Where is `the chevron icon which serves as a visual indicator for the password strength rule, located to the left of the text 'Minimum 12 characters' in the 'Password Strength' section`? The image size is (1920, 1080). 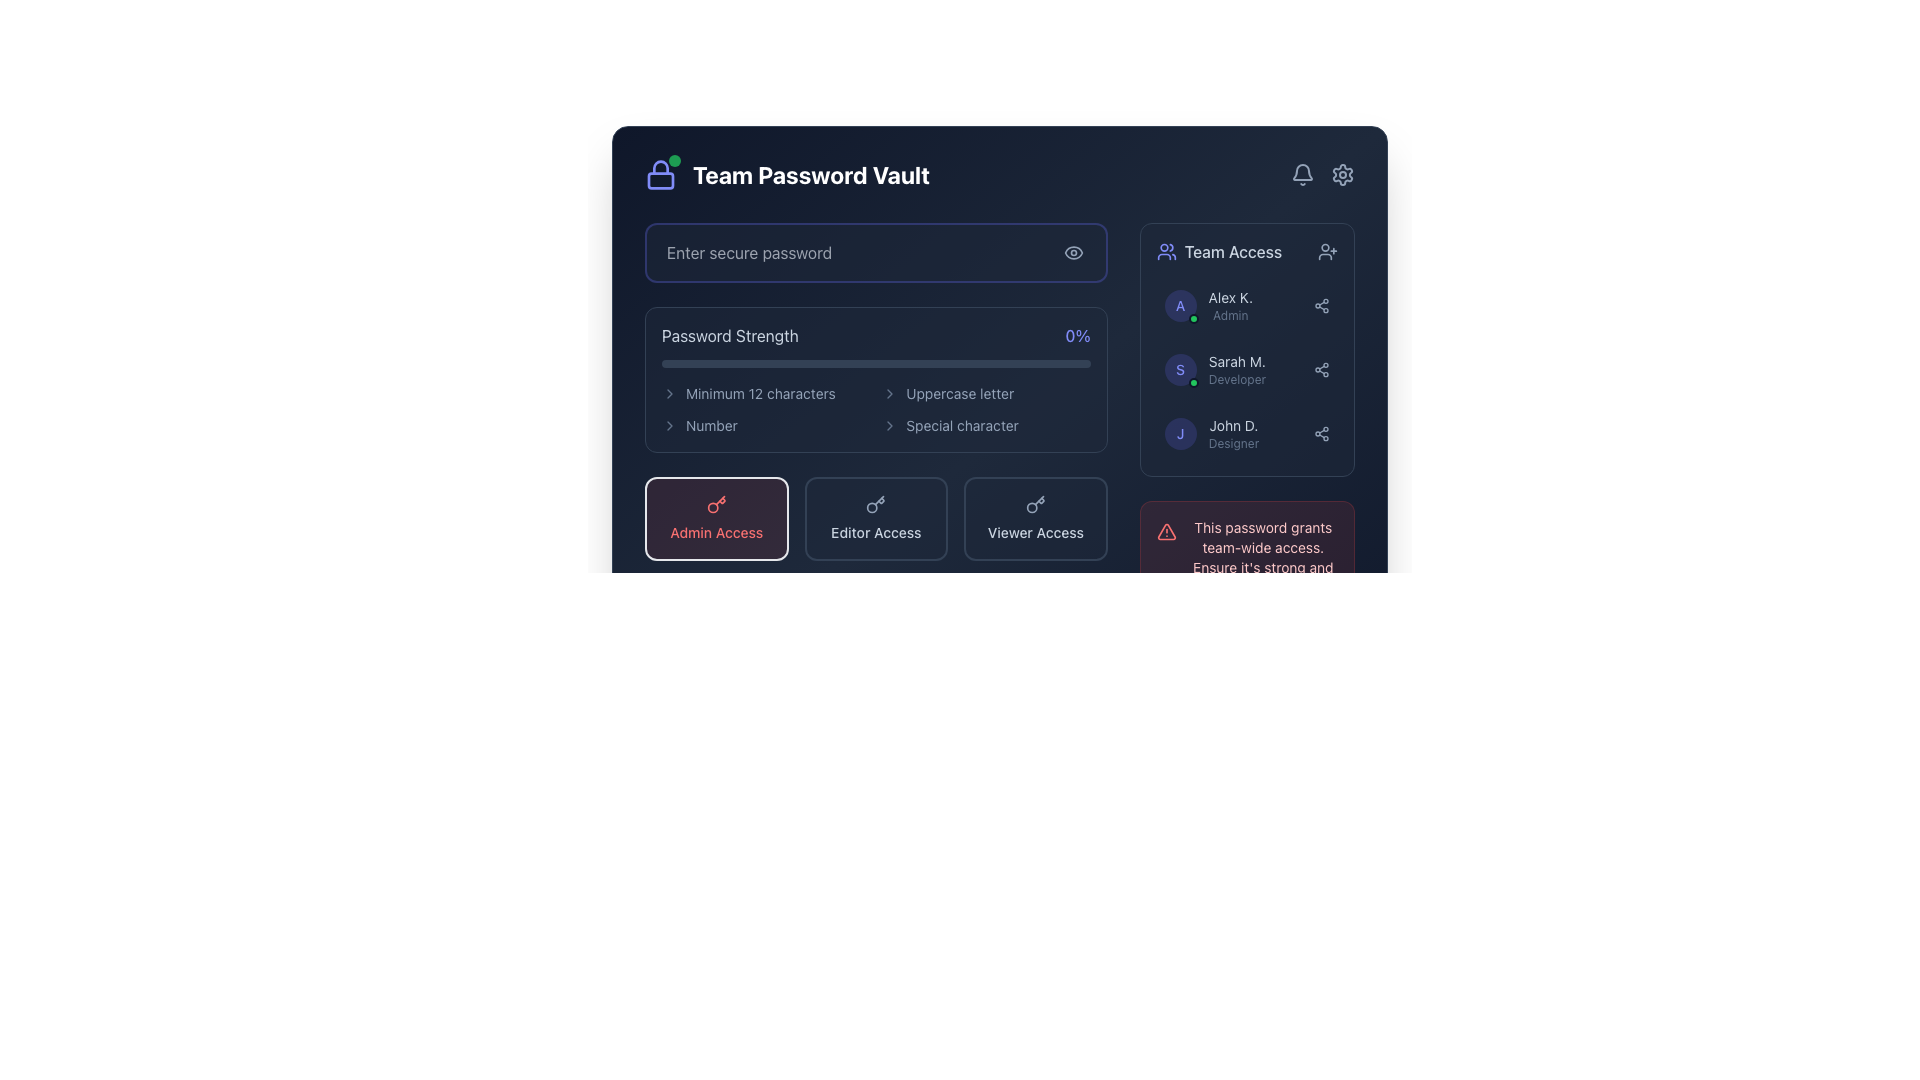
the chevron icon which serves as a visual indicator for the password strength rule, located to the left of the text 'Minimum 12 characters' in the 'Password Strength' section is located at coordinates (670, 393).